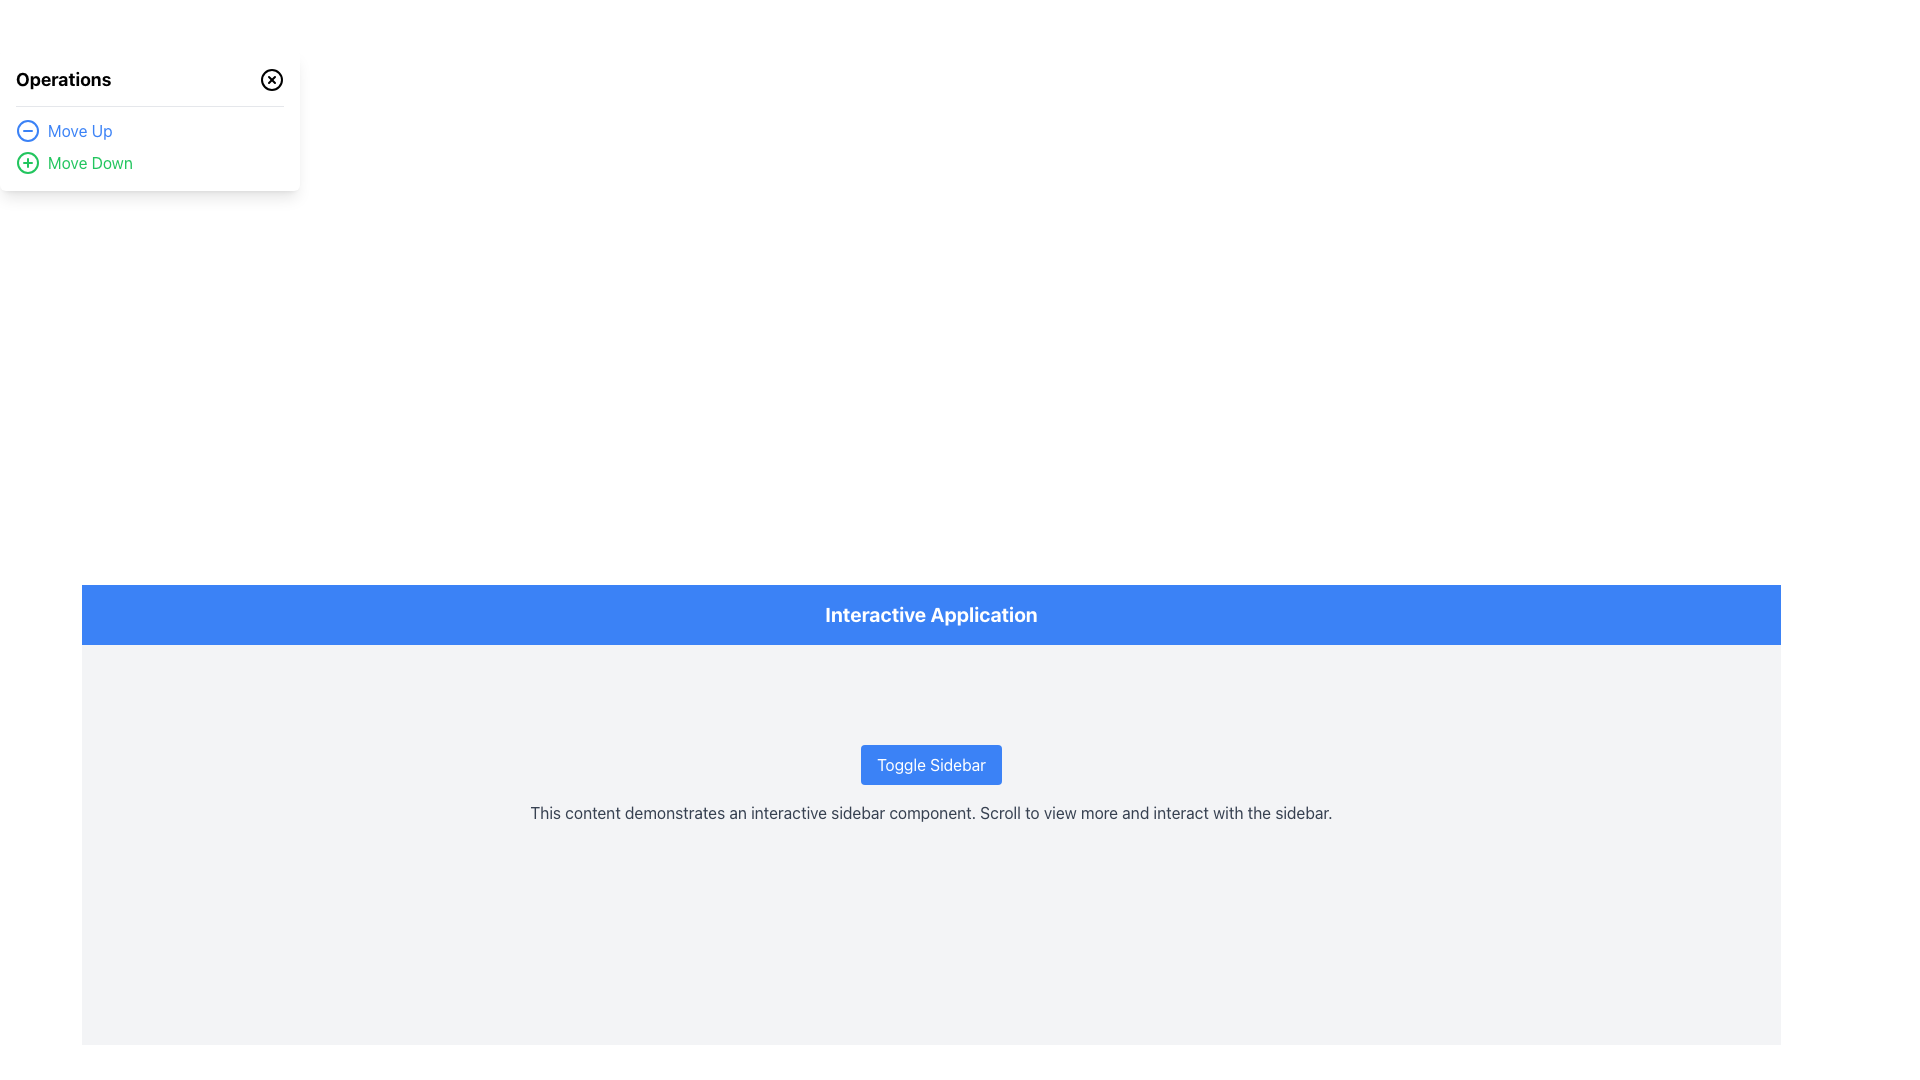 This screenshot has width=1920, height=1080. I want to click on the circular button with a cross symbol inside, located in the top-right corner of the 'Operations' section, so click(271, 79).